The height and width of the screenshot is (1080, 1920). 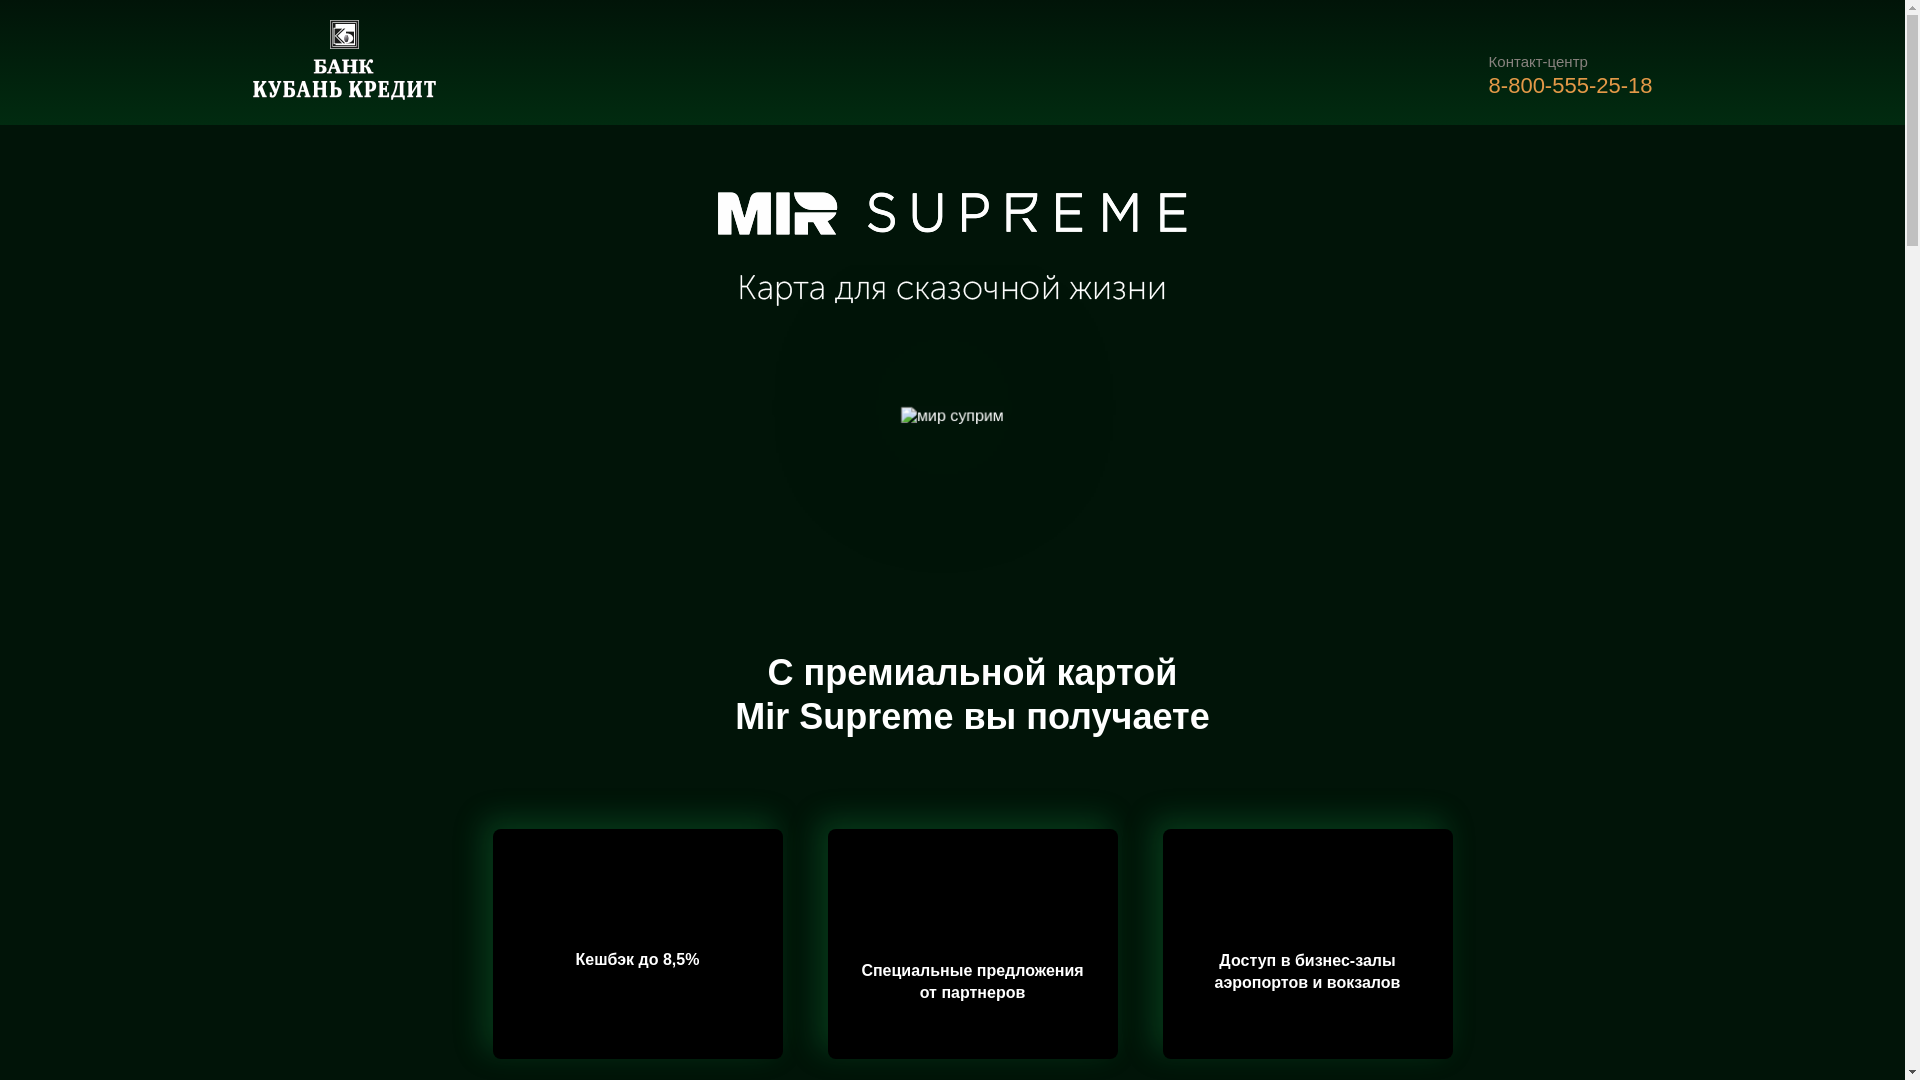 I want to click on '8-800-555-25-18', so click(x=1569, y=84).